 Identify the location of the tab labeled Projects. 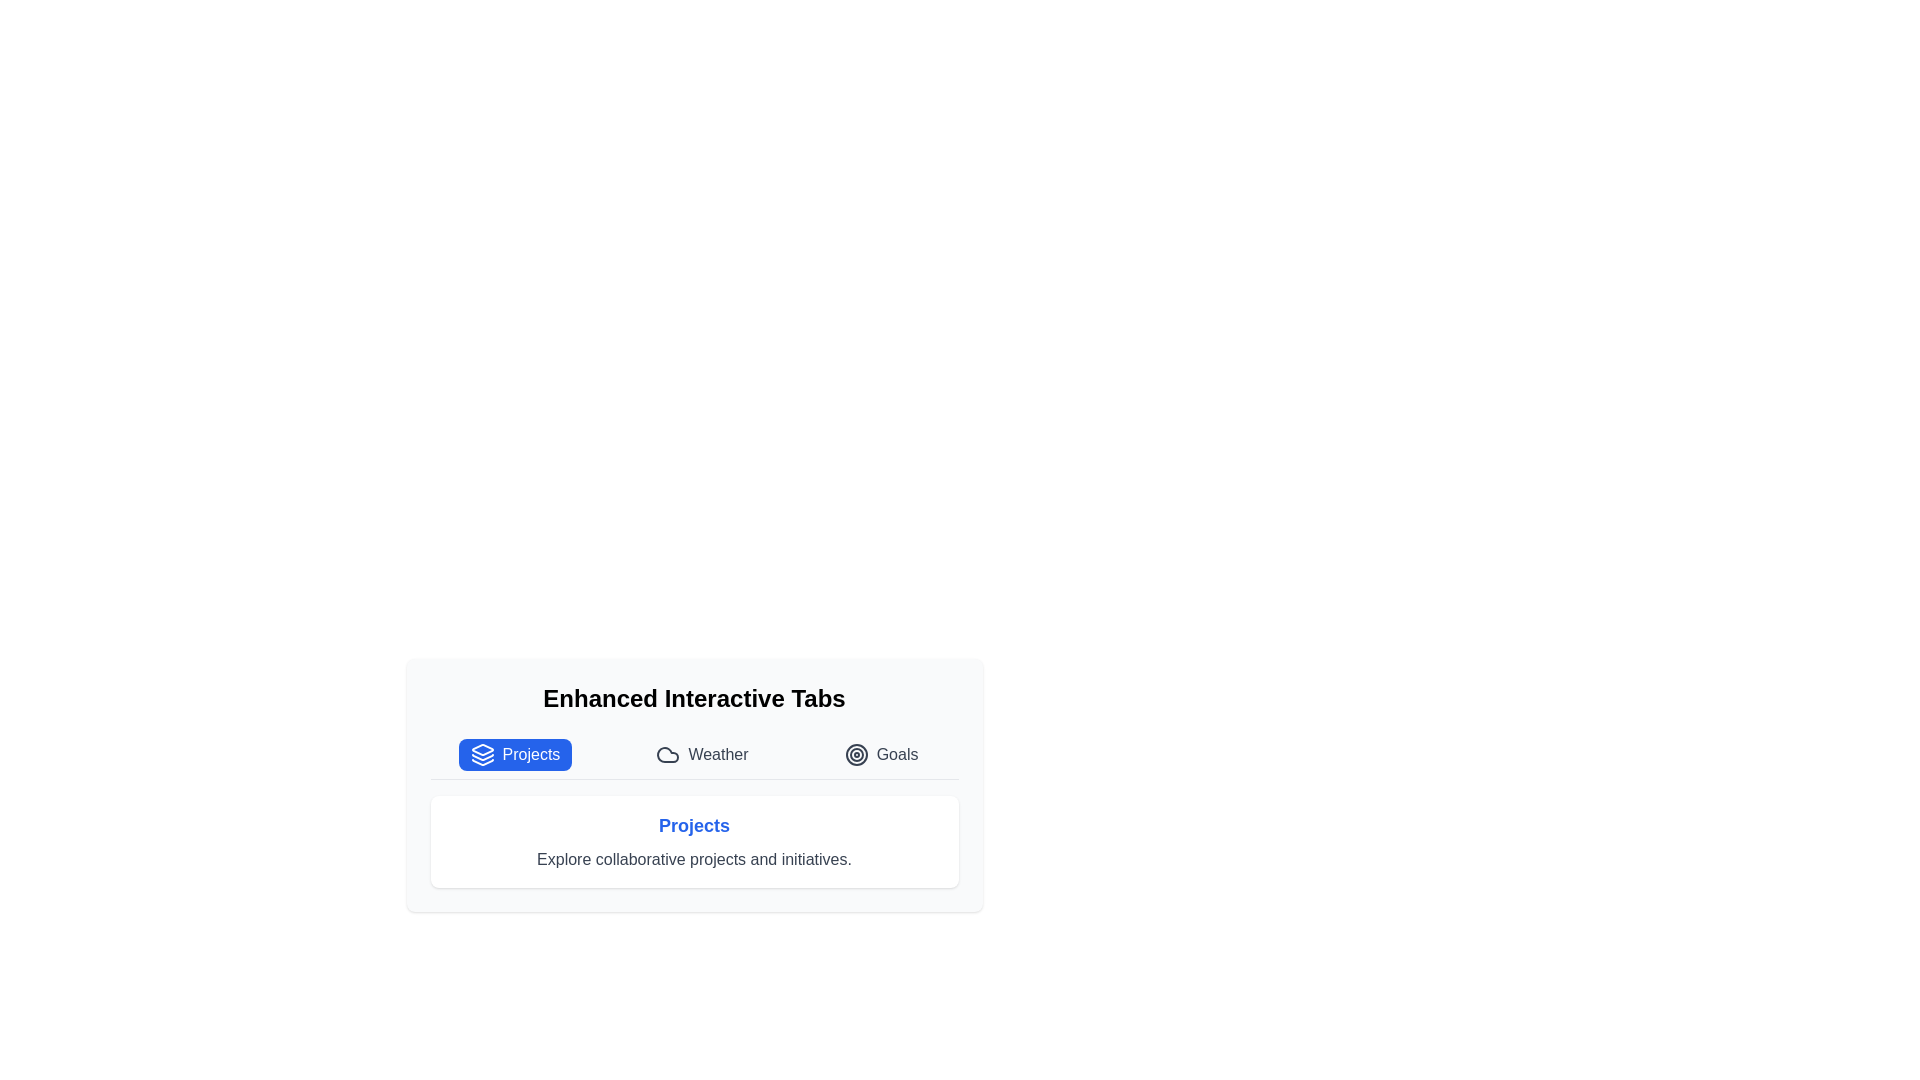
(515, 755).